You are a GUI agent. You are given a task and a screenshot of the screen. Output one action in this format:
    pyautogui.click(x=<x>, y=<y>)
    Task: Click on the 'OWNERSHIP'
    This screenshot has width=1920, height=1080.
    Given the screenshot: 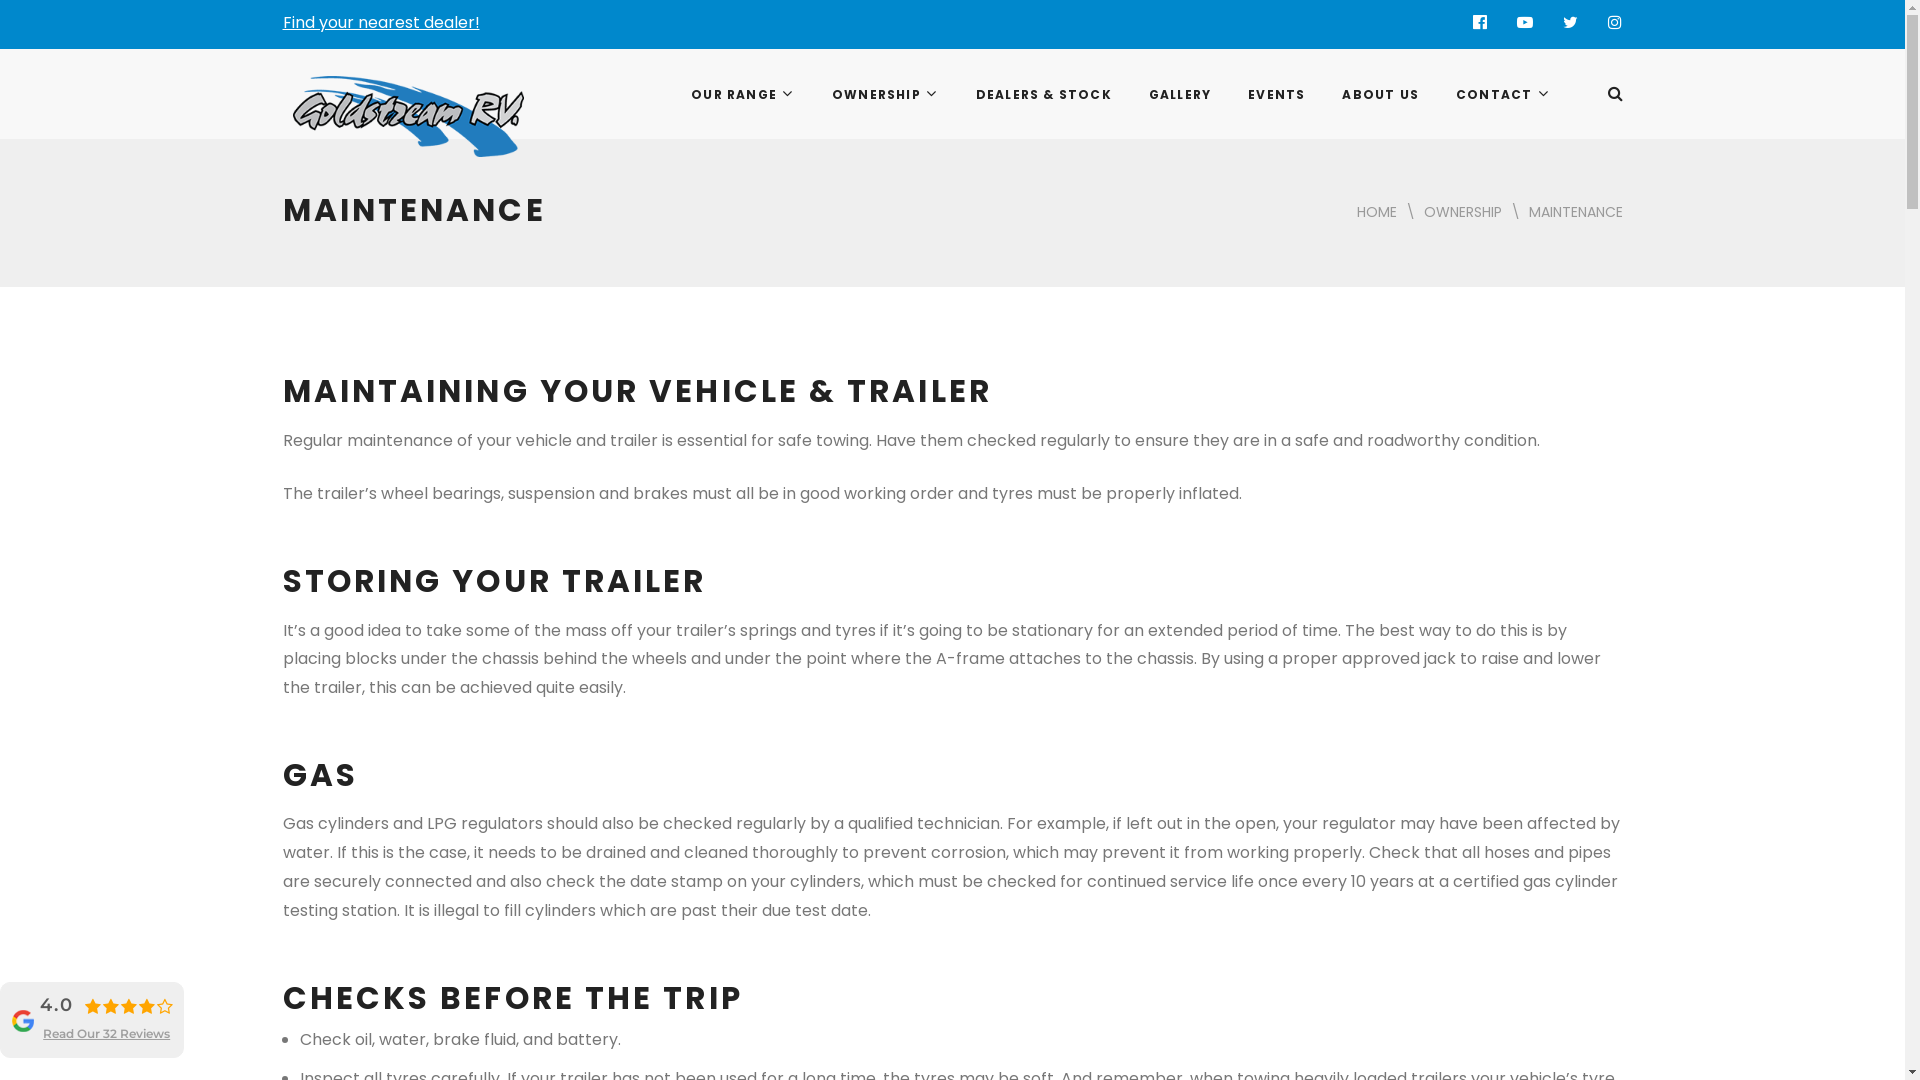 What is the action you would take?
    pyautogui.click(x=811, y=94)
    